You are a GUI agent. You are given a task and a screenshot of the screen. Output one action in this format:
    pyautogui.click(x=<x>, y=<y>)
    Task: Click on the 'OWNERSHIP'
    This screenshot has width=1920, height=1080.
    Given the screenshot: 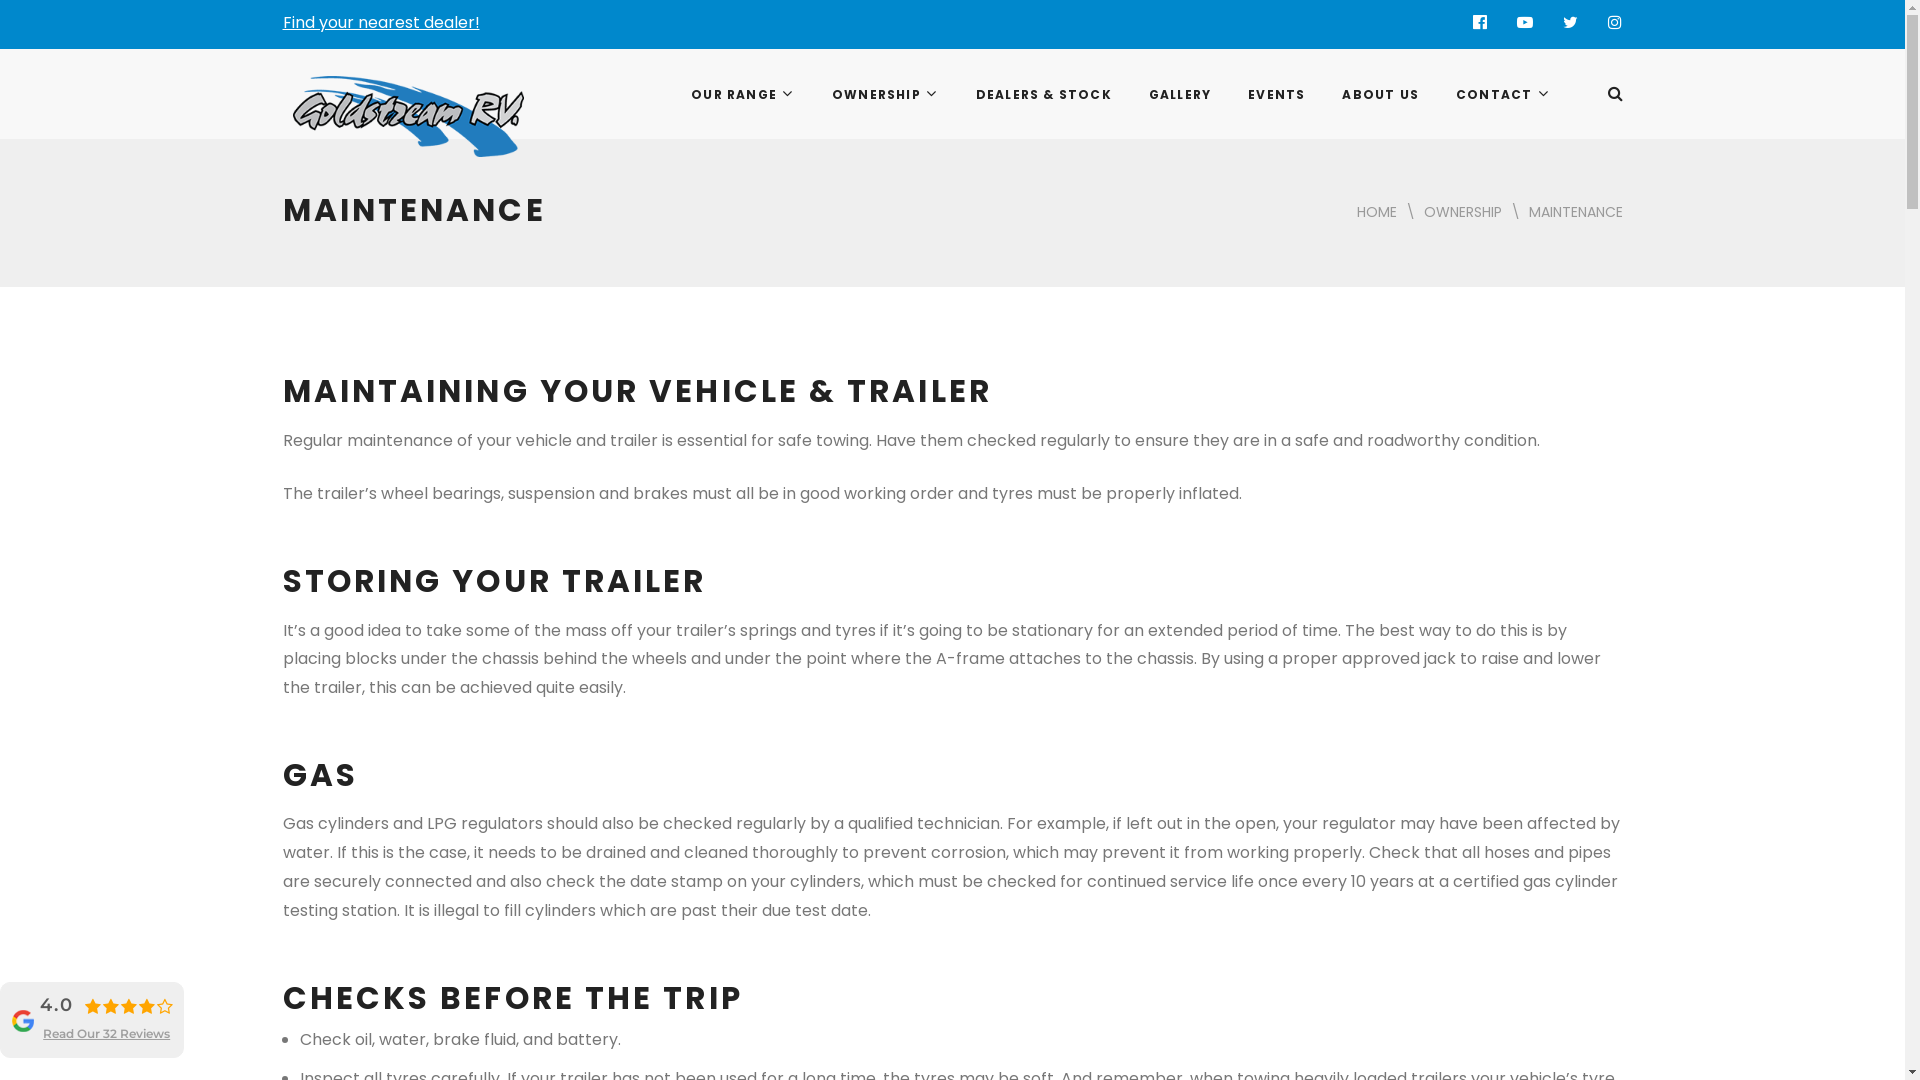 What is the action you would take?
    pyautogui.click(x=811, y=94)
    